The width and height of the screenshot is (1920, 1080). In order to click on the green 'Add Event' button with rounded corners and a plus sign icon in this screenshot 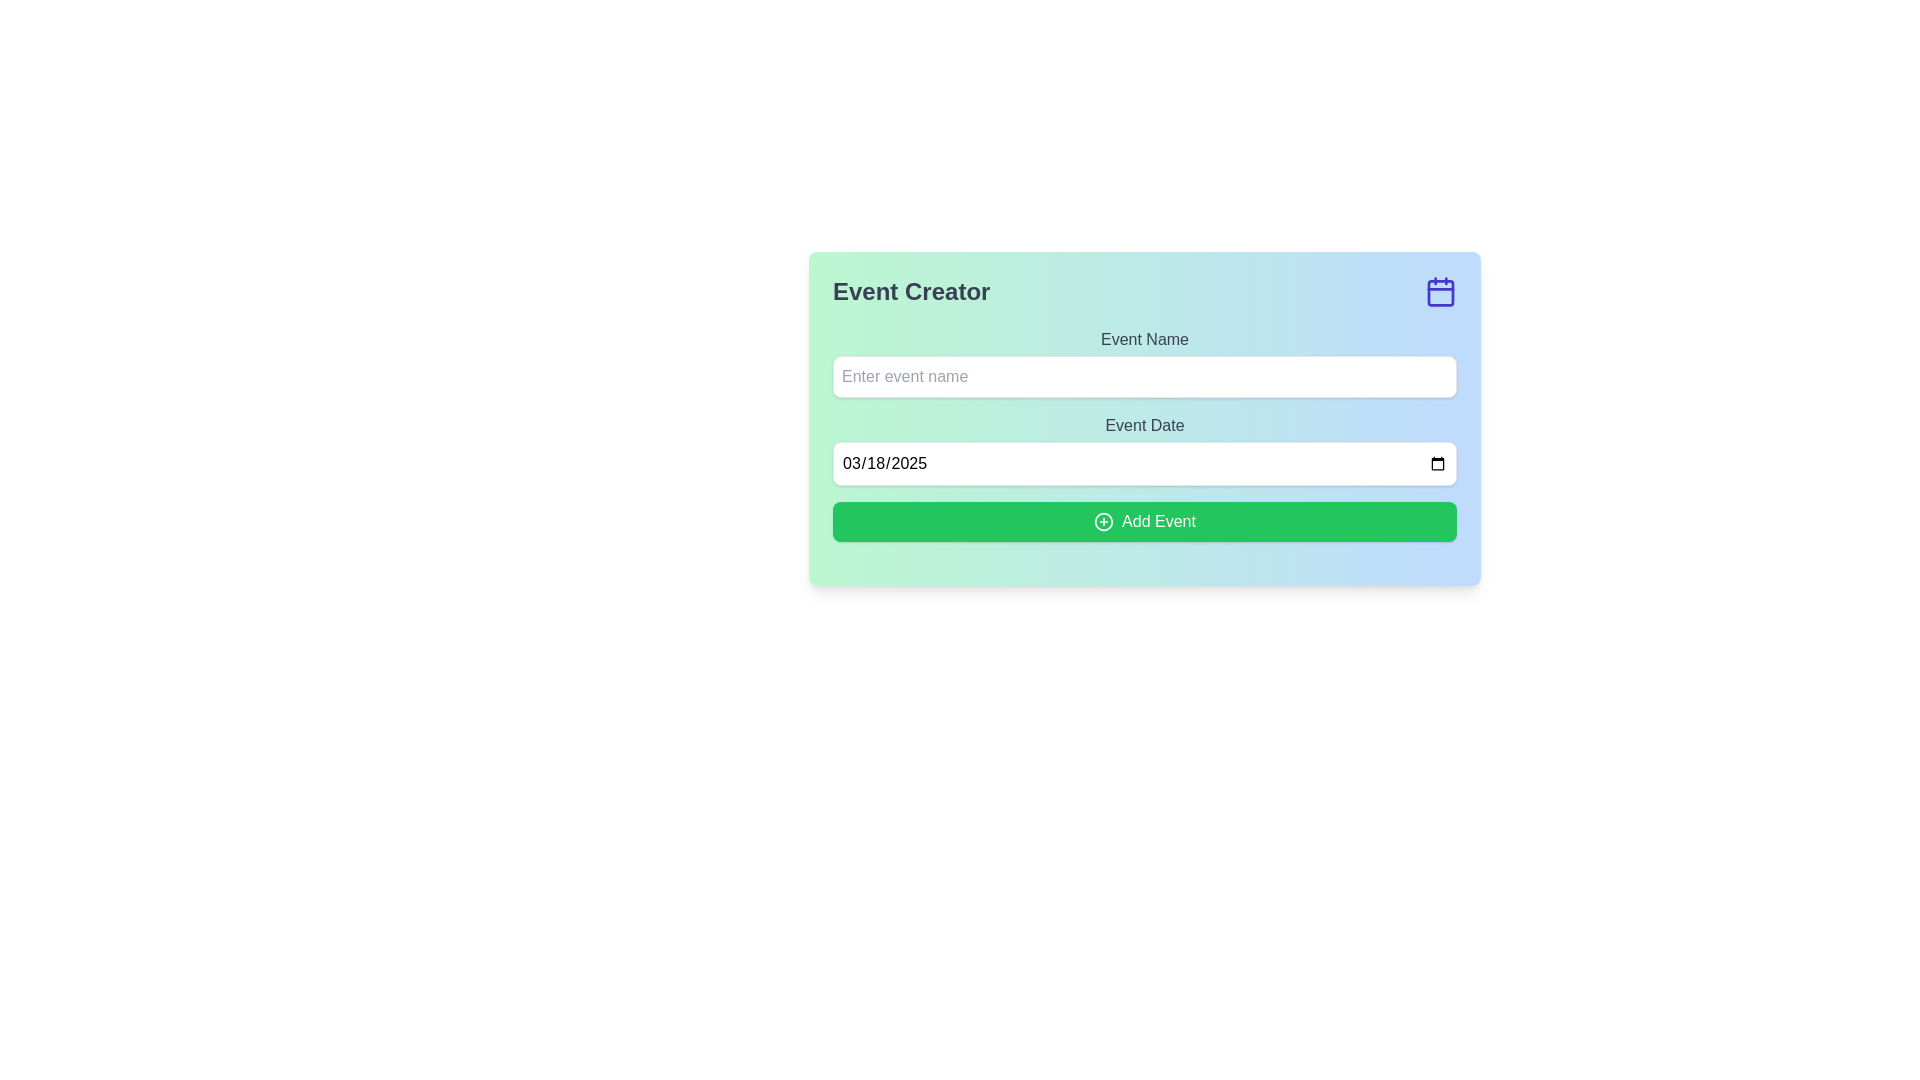, I will do `click(1145, 520)`.